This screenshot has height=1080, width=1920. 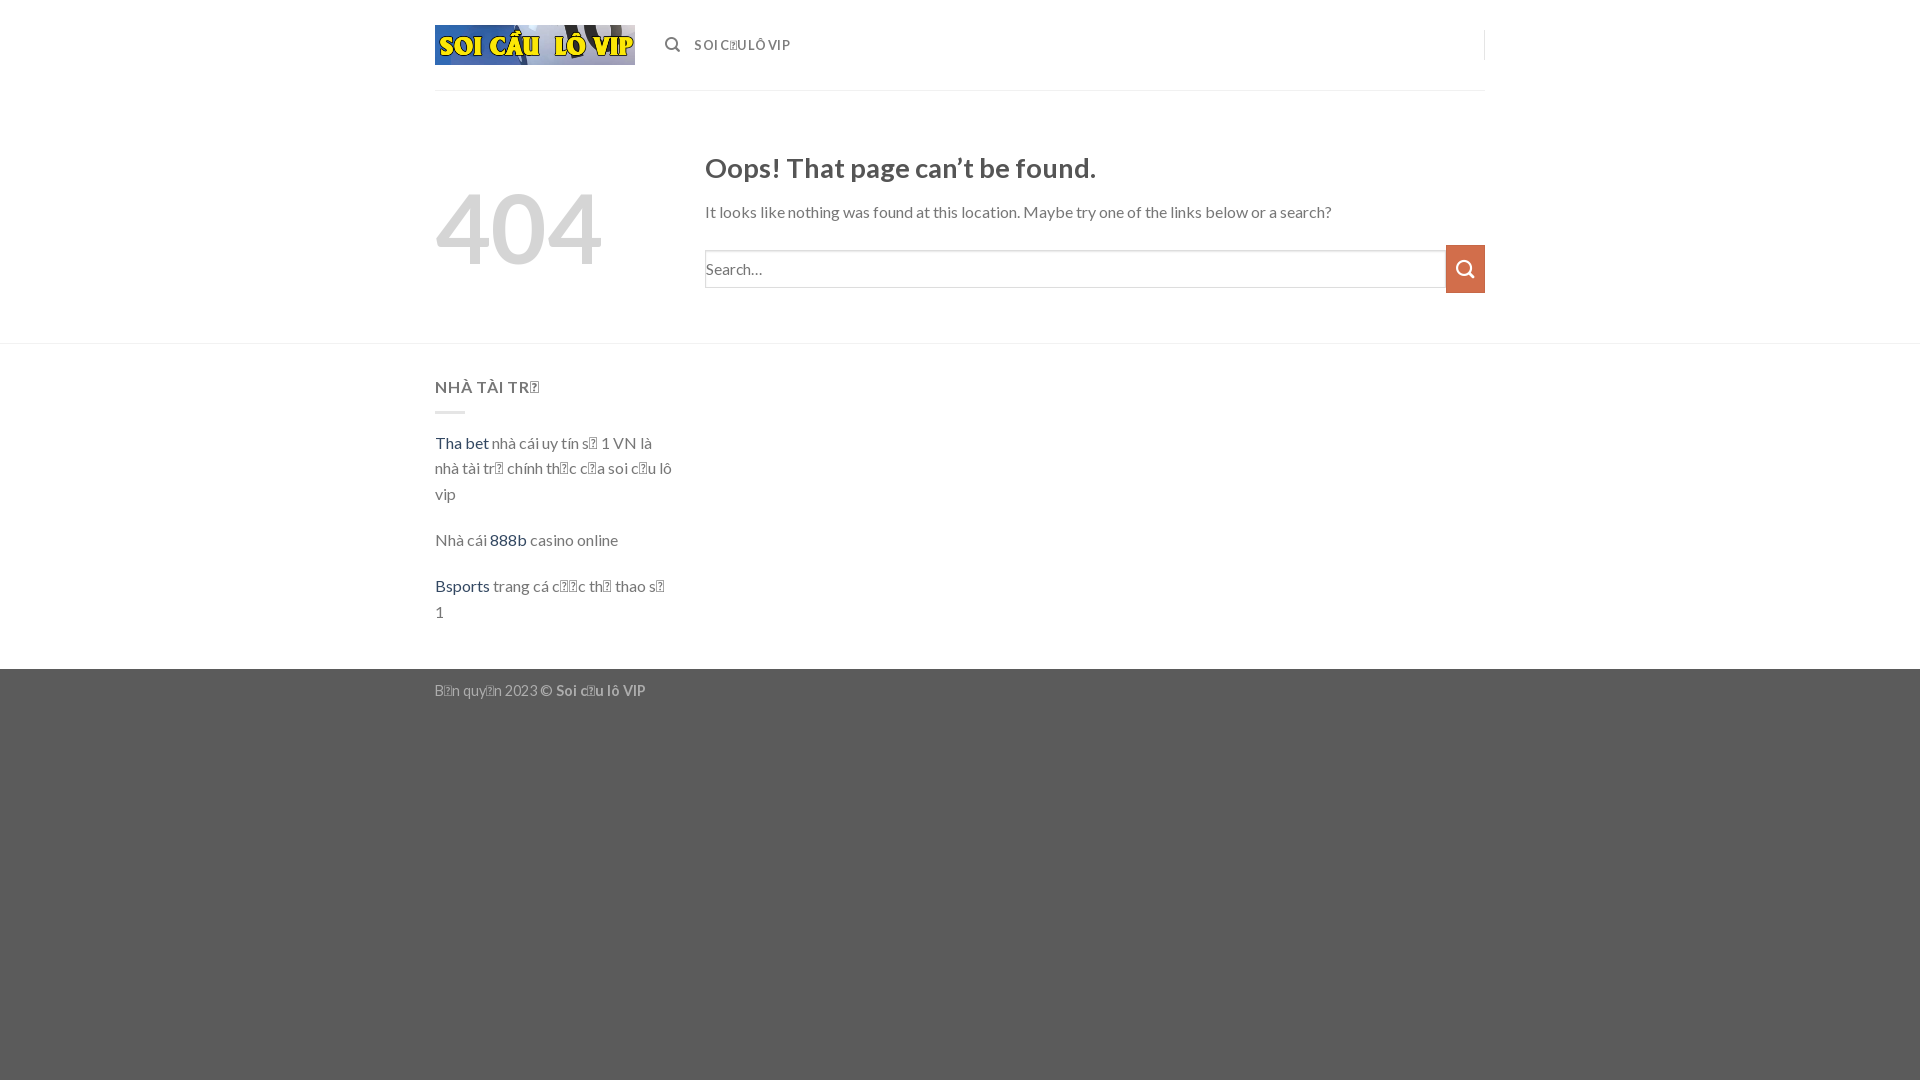 I want to click on '888b', so click(x=508, y=538).